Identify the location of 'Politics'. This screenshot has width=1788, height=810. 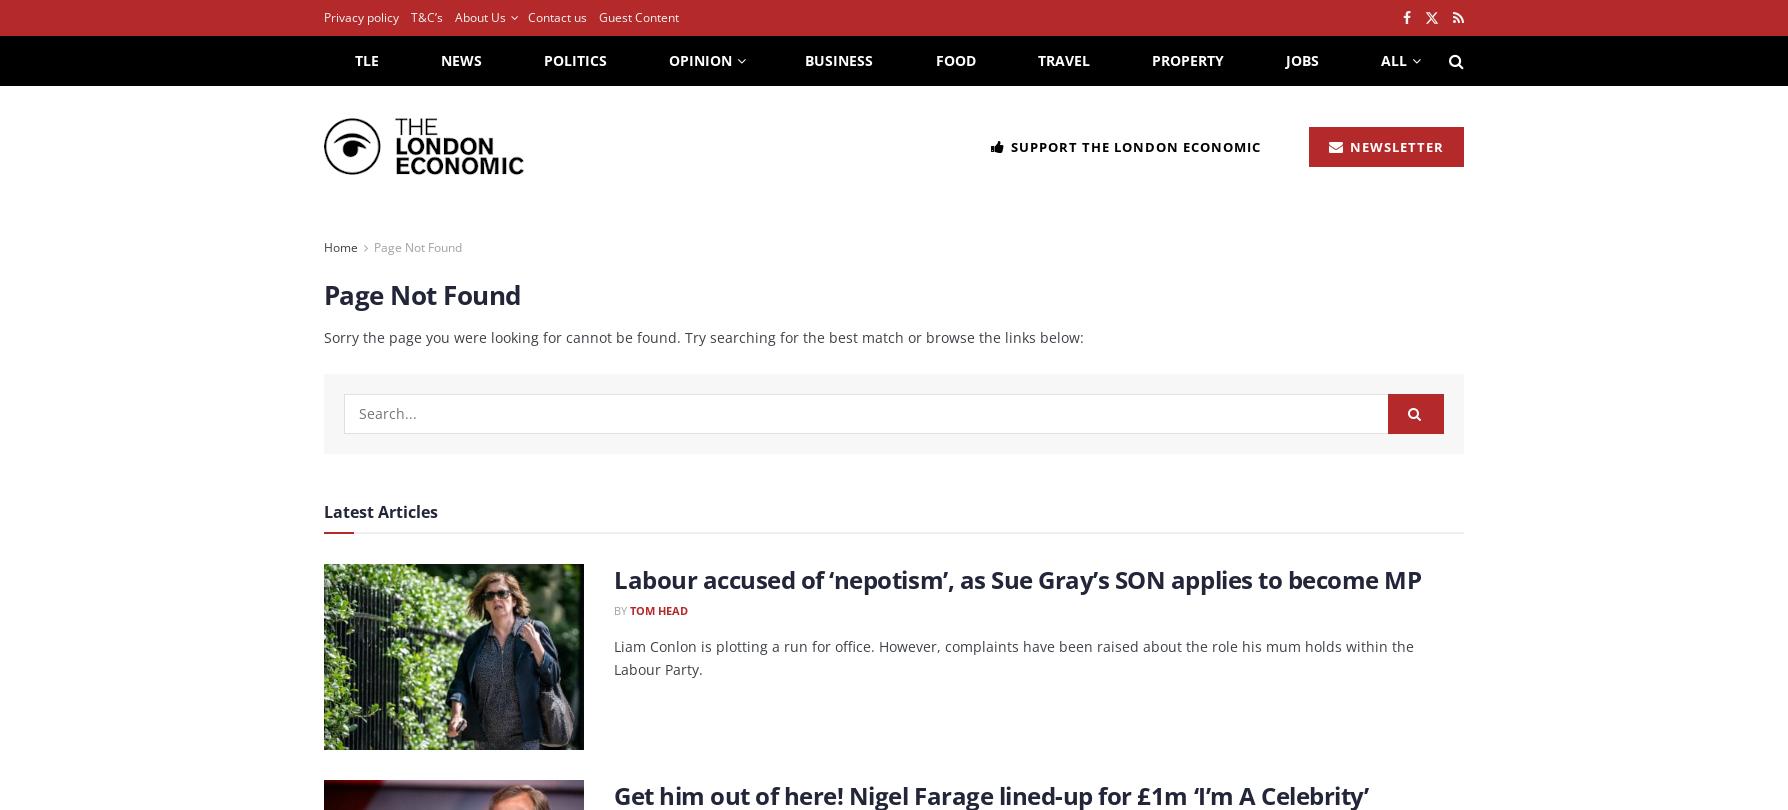
(575, 60).